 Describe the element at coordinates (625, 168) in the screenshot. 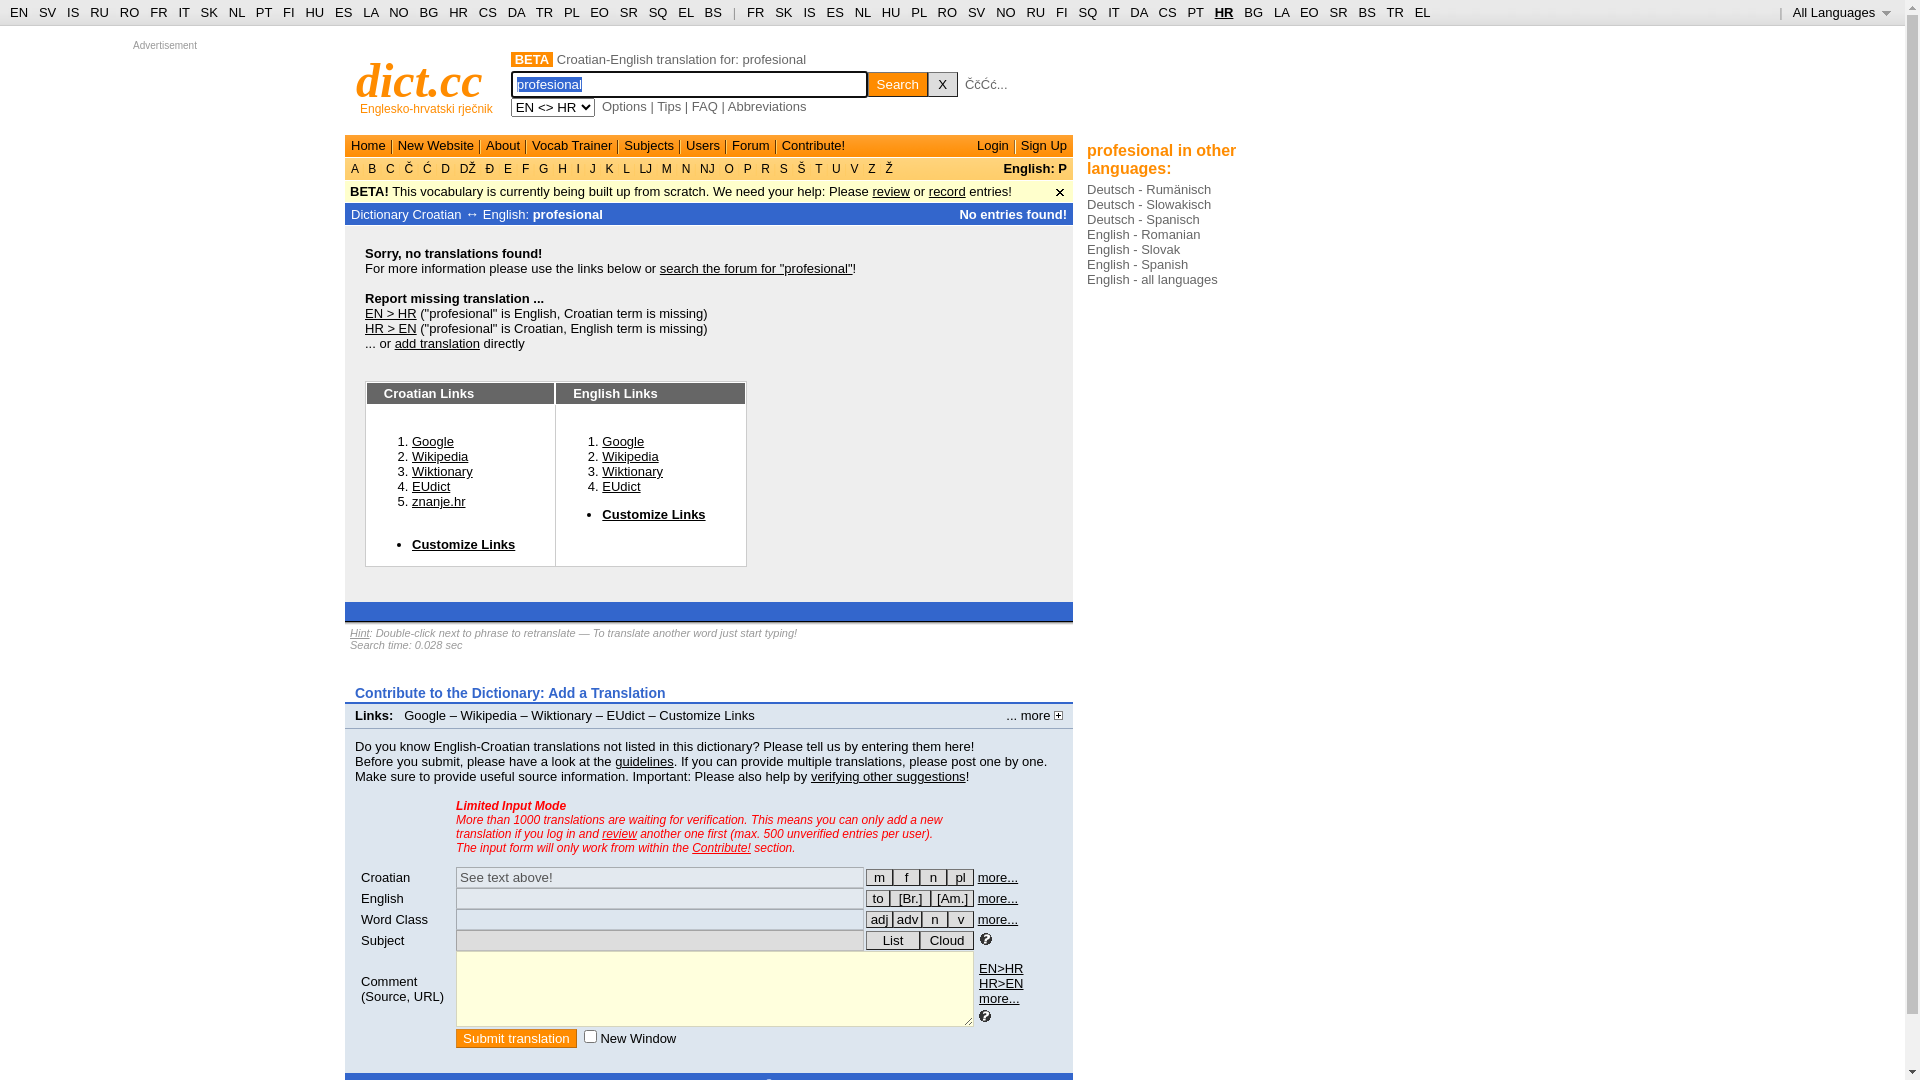

I see `'L'` at that location.